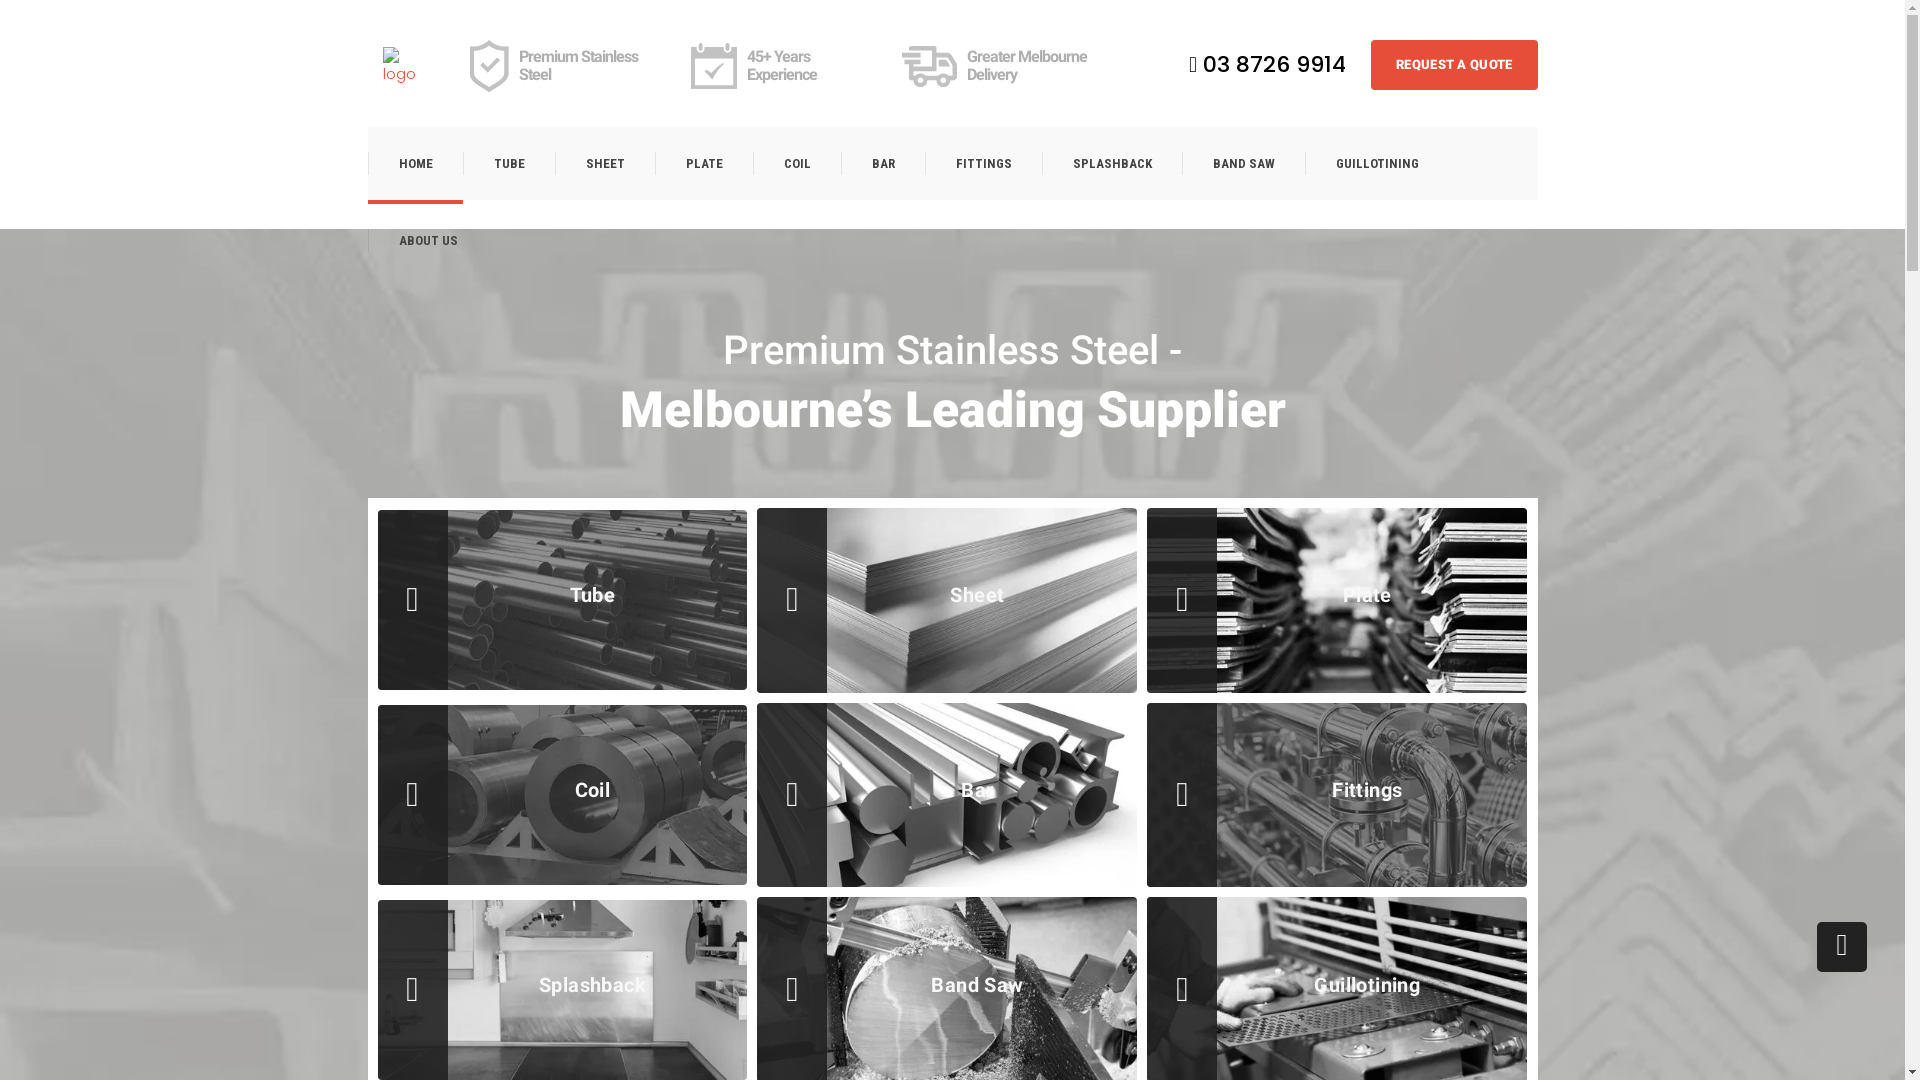 Image resolution: width=1920 pixels, height=1080 pixels. What do you see at coordinates (553, 162) in the screenshot?
I see `'SHEET'` at bounding box center [553, 162].